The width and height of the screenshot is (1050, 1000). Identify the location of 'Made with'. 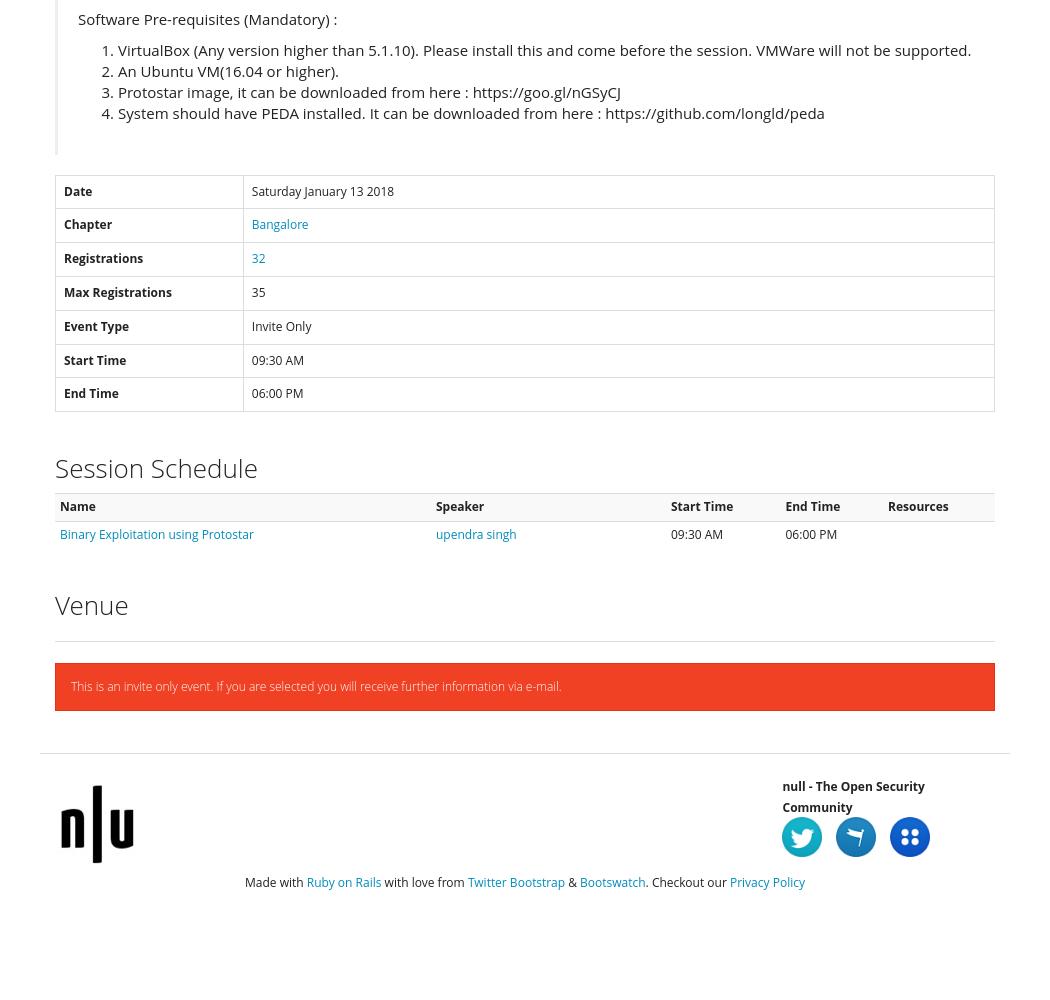
(274, 882).